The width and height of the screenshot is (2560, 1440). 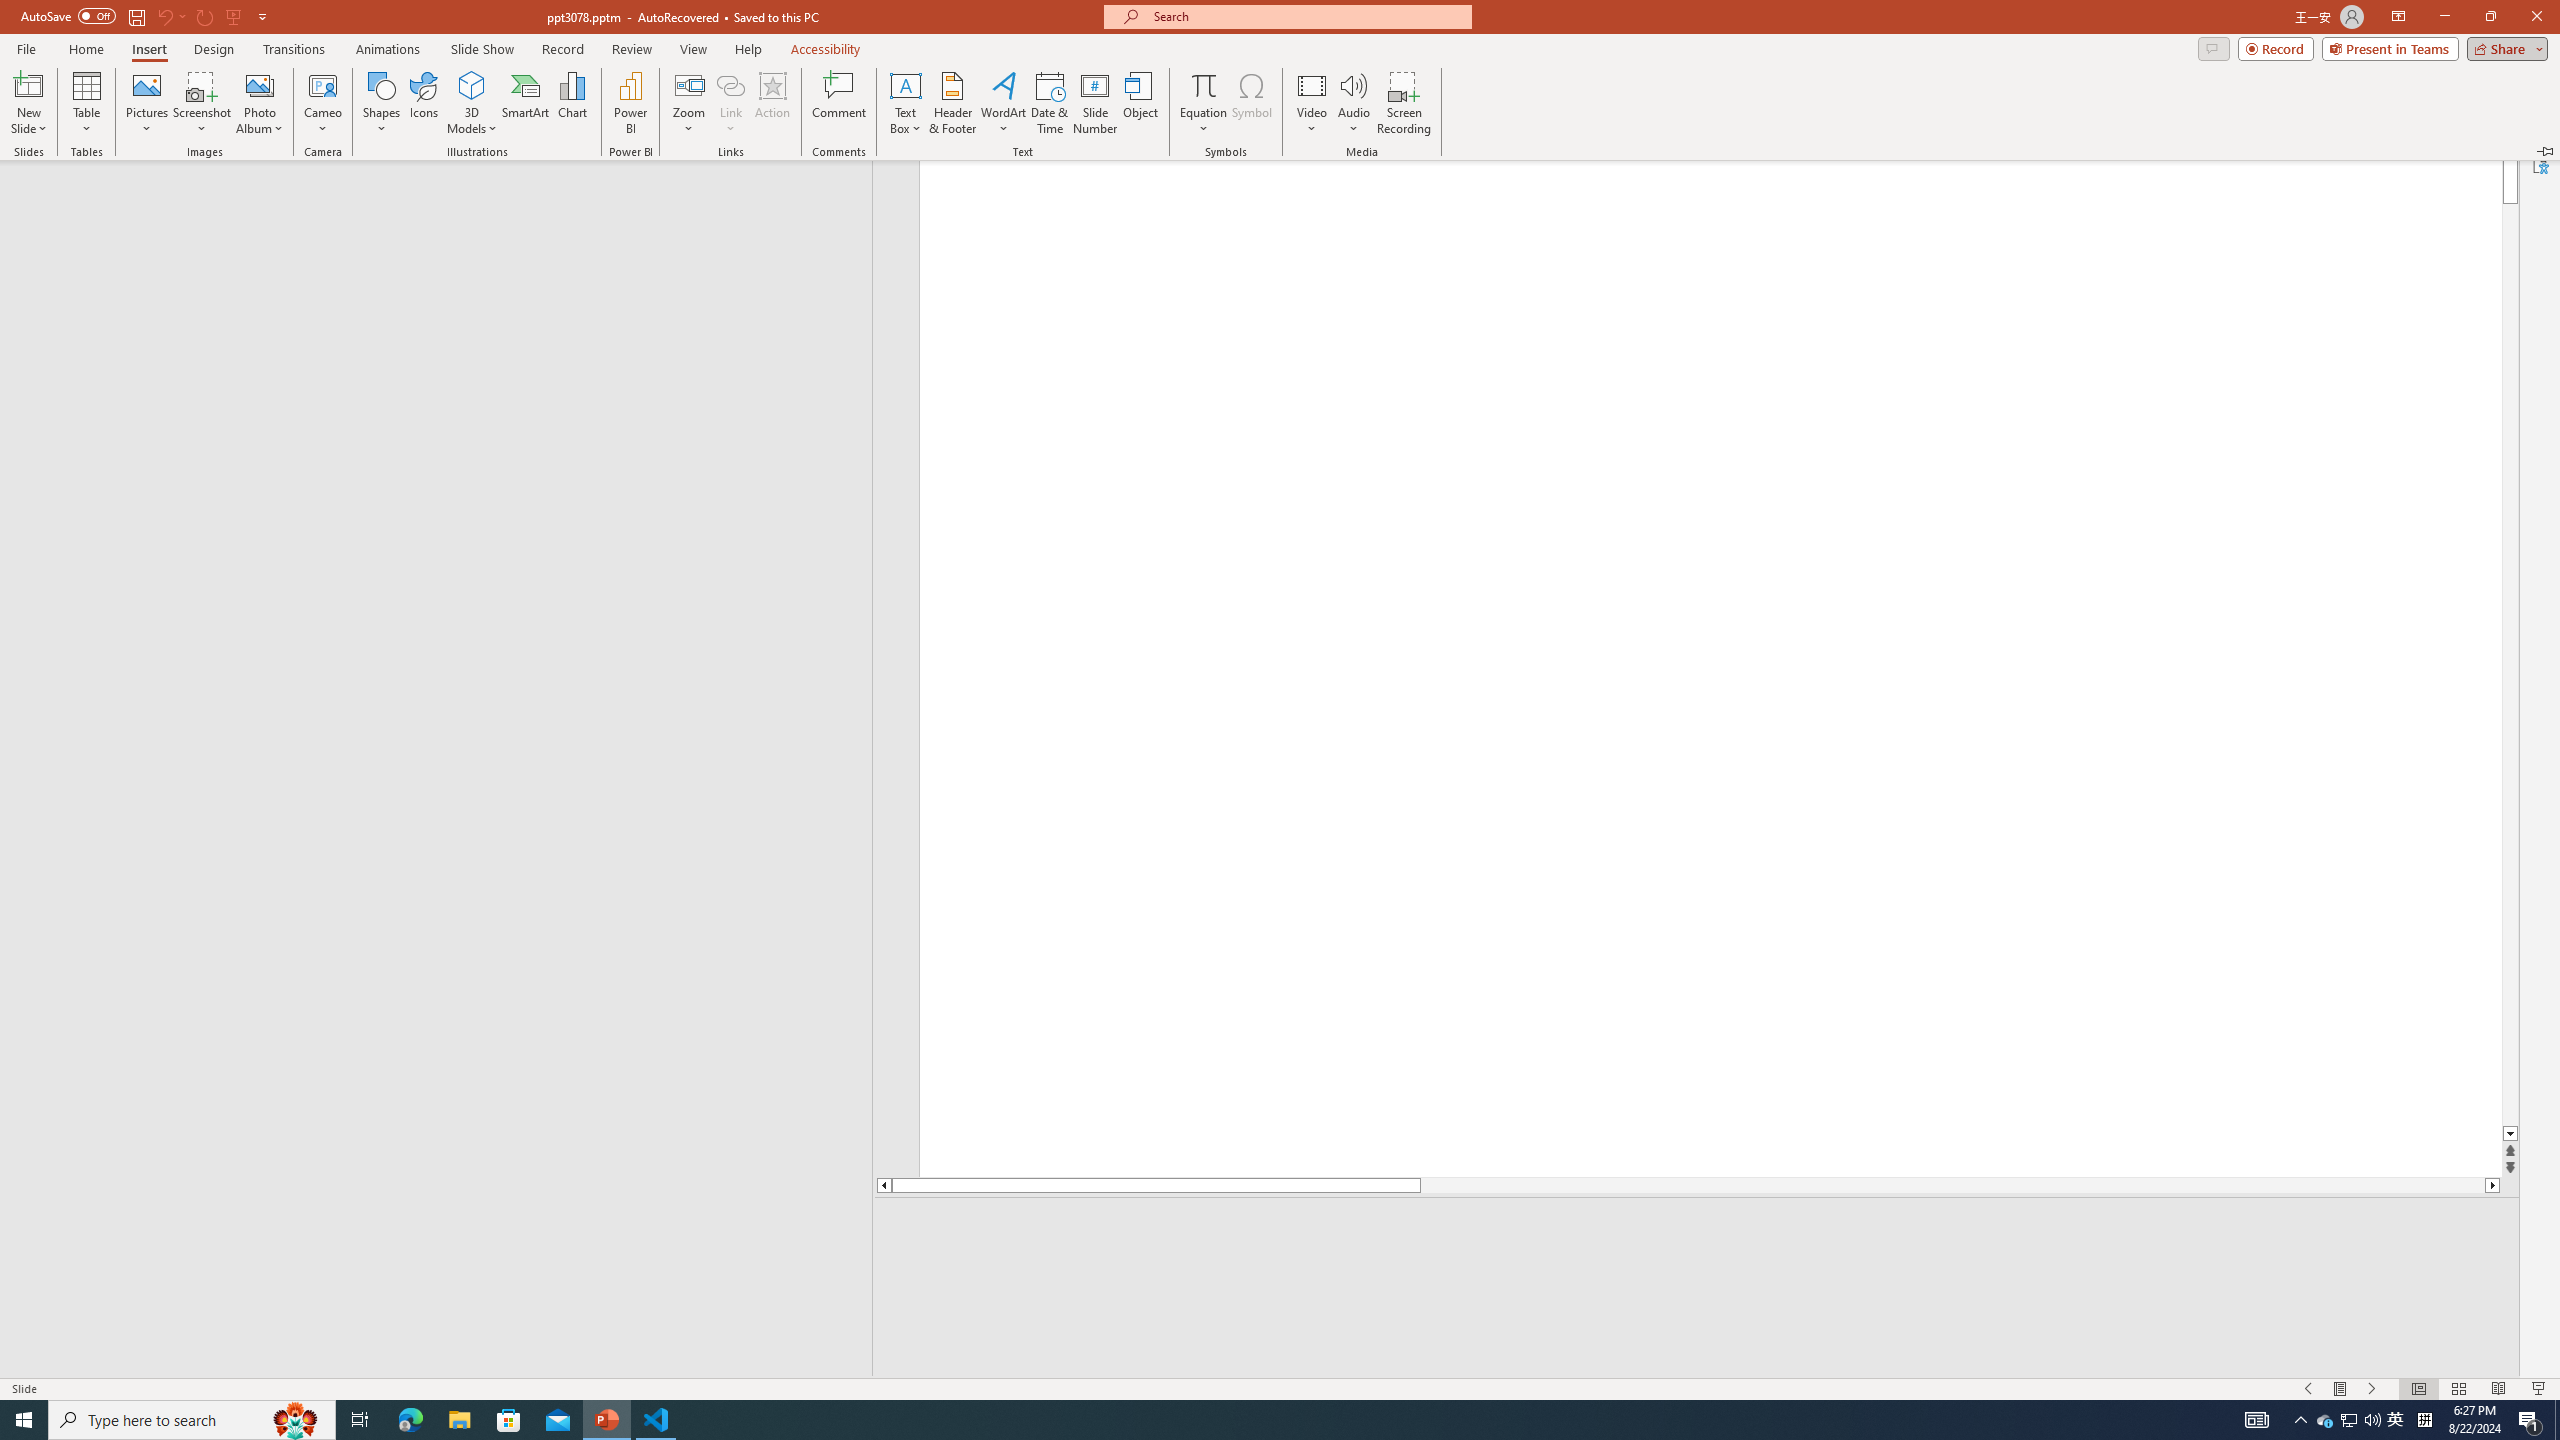 I want to click on 'Microsoft Edge', so click(x=409, y=1418).